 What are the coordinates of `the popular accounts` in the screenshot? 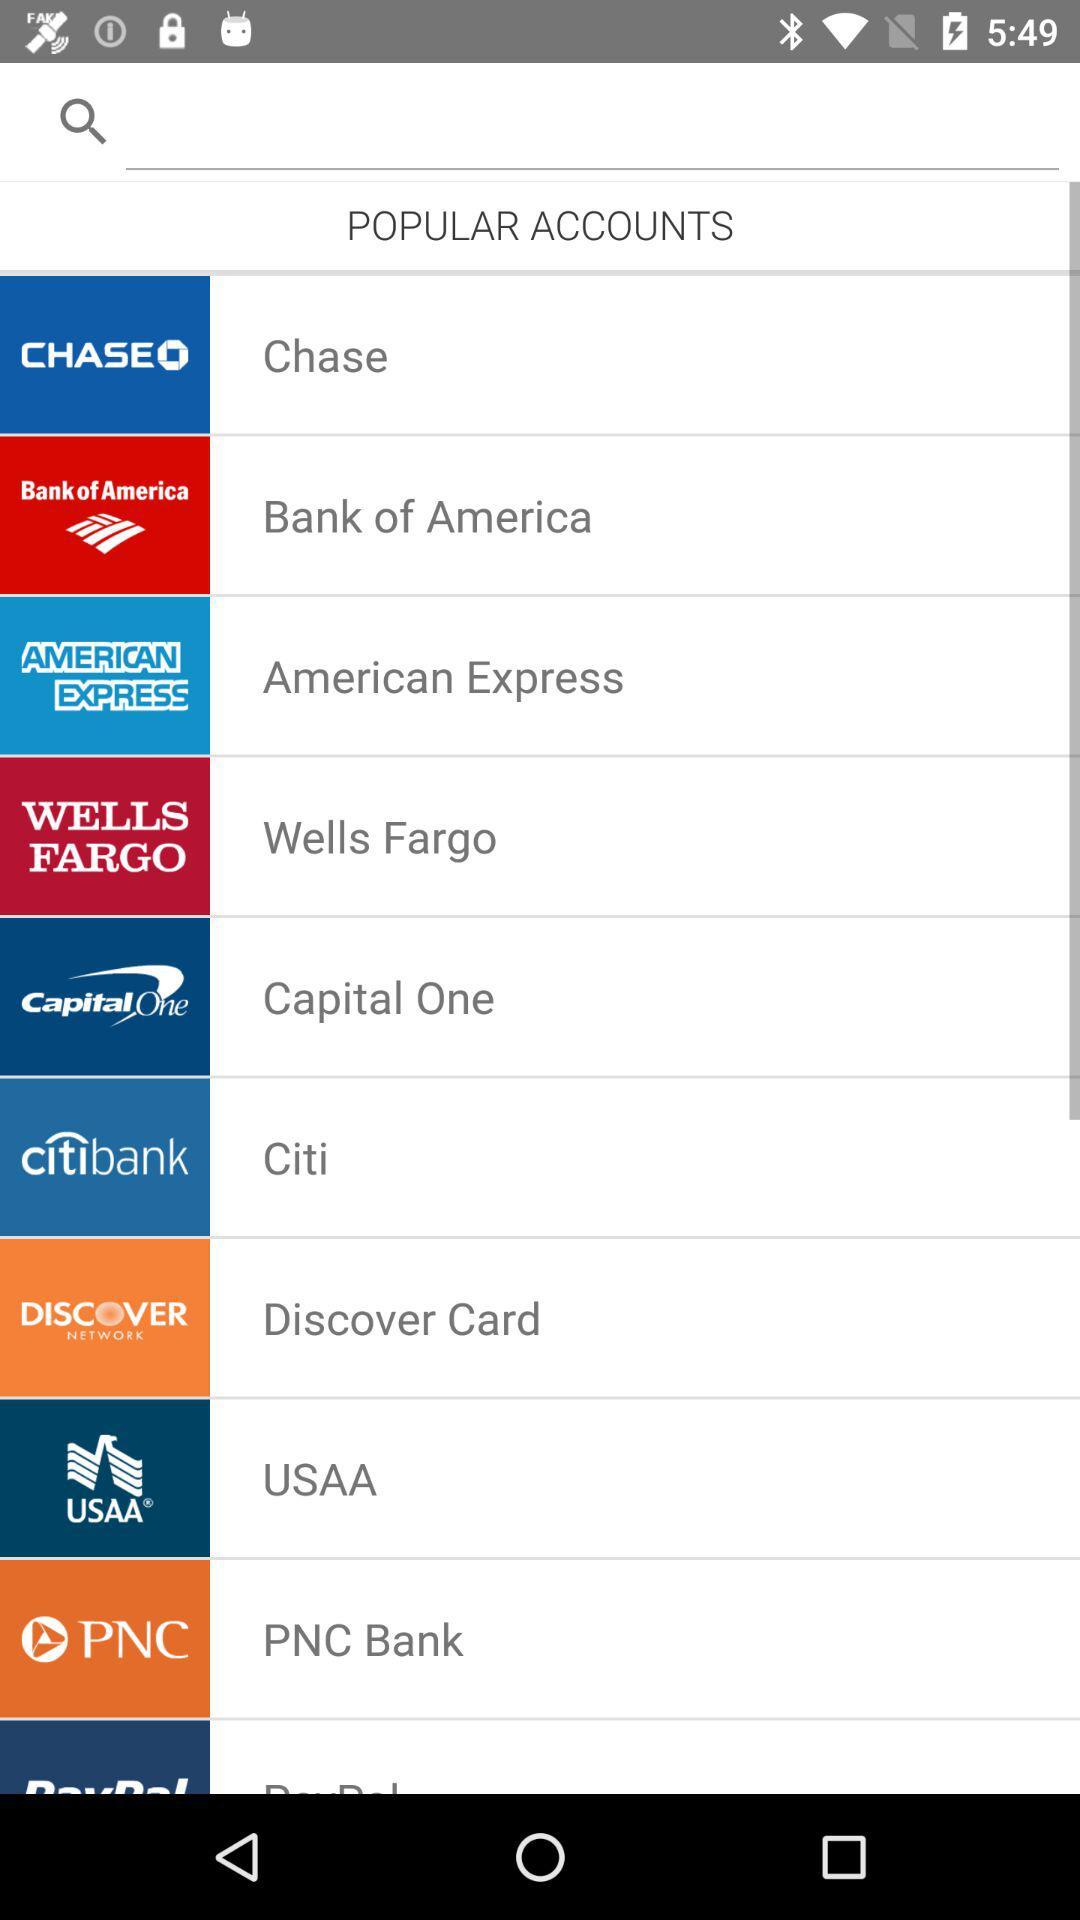 It's located at (540, 224).